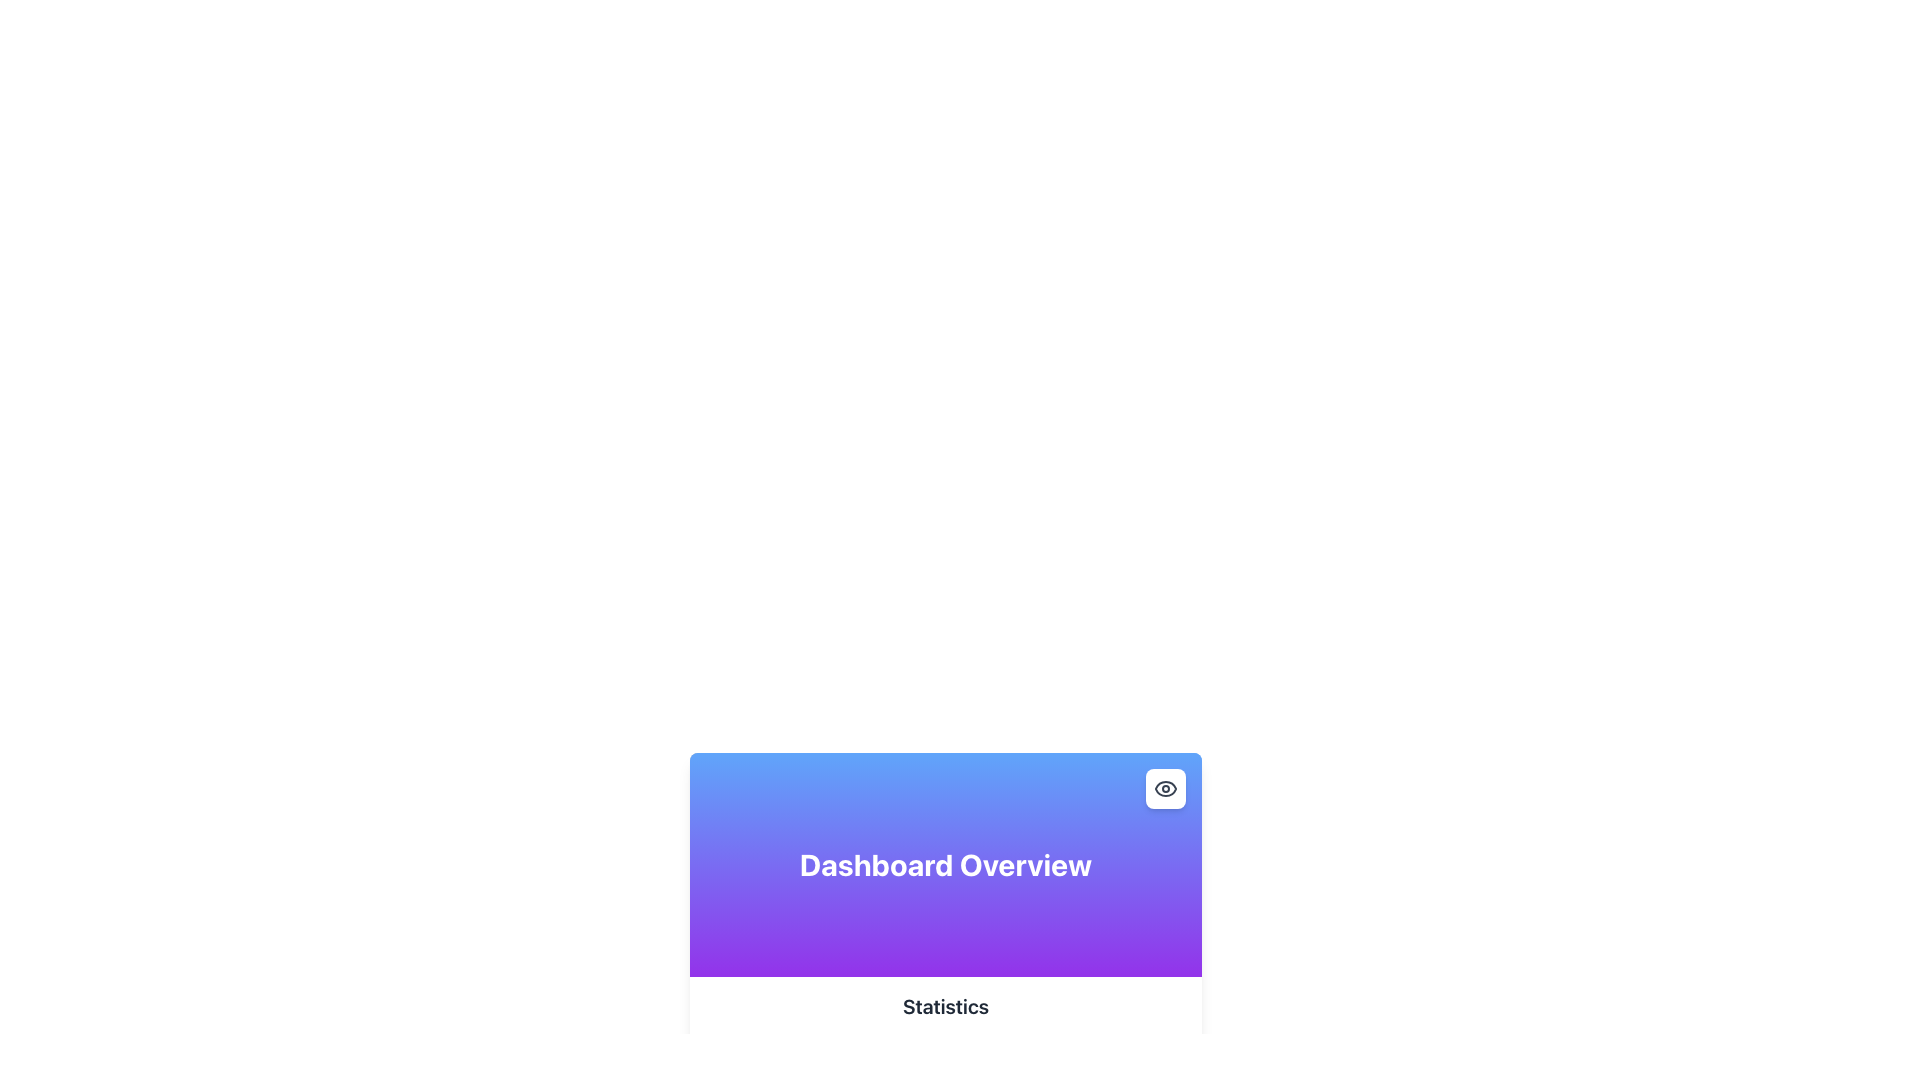 The height and width of the screenshot is (1080, 1920). I want to click on the 'Dashboard Overview' text label, which serves as the title for the panel providing an overview of the dashboard, so click(944, 863).